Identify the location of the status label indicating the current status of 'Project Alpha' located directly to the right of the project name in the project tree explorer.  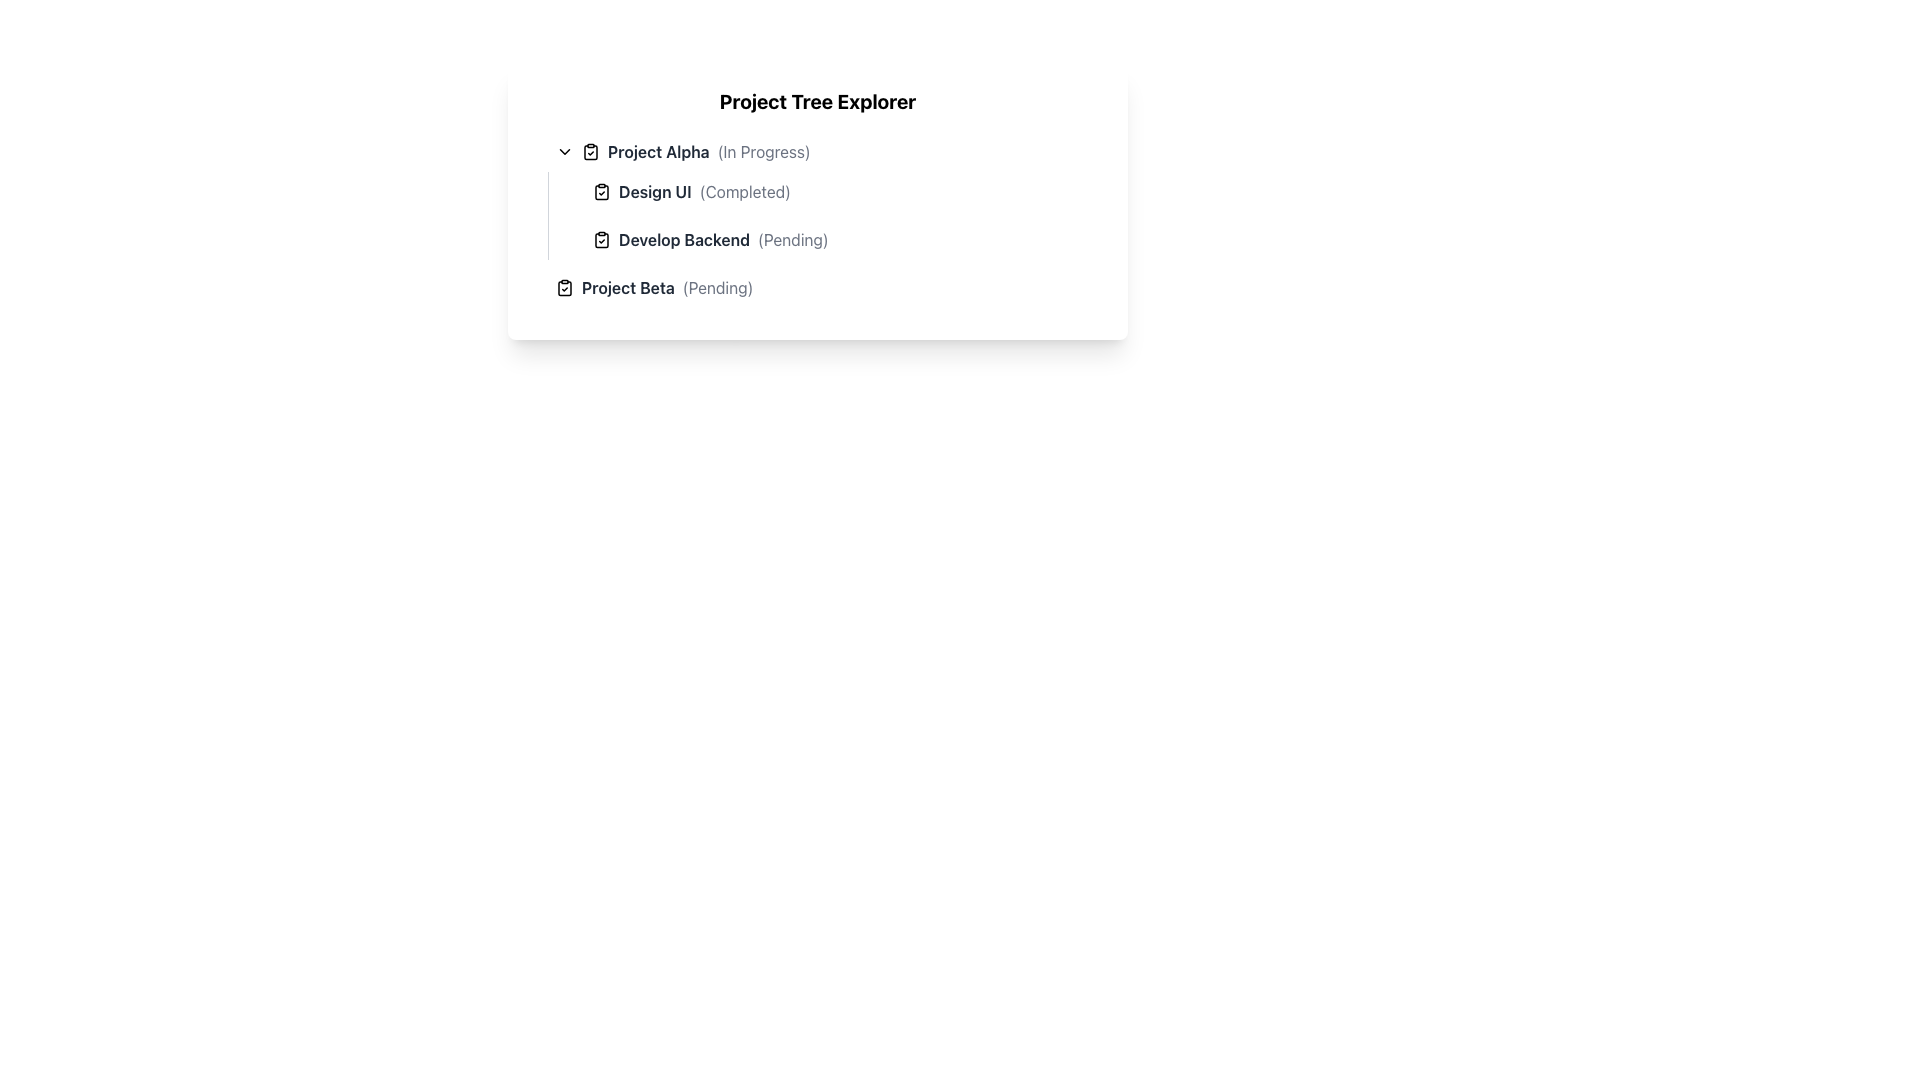
(763, 150).